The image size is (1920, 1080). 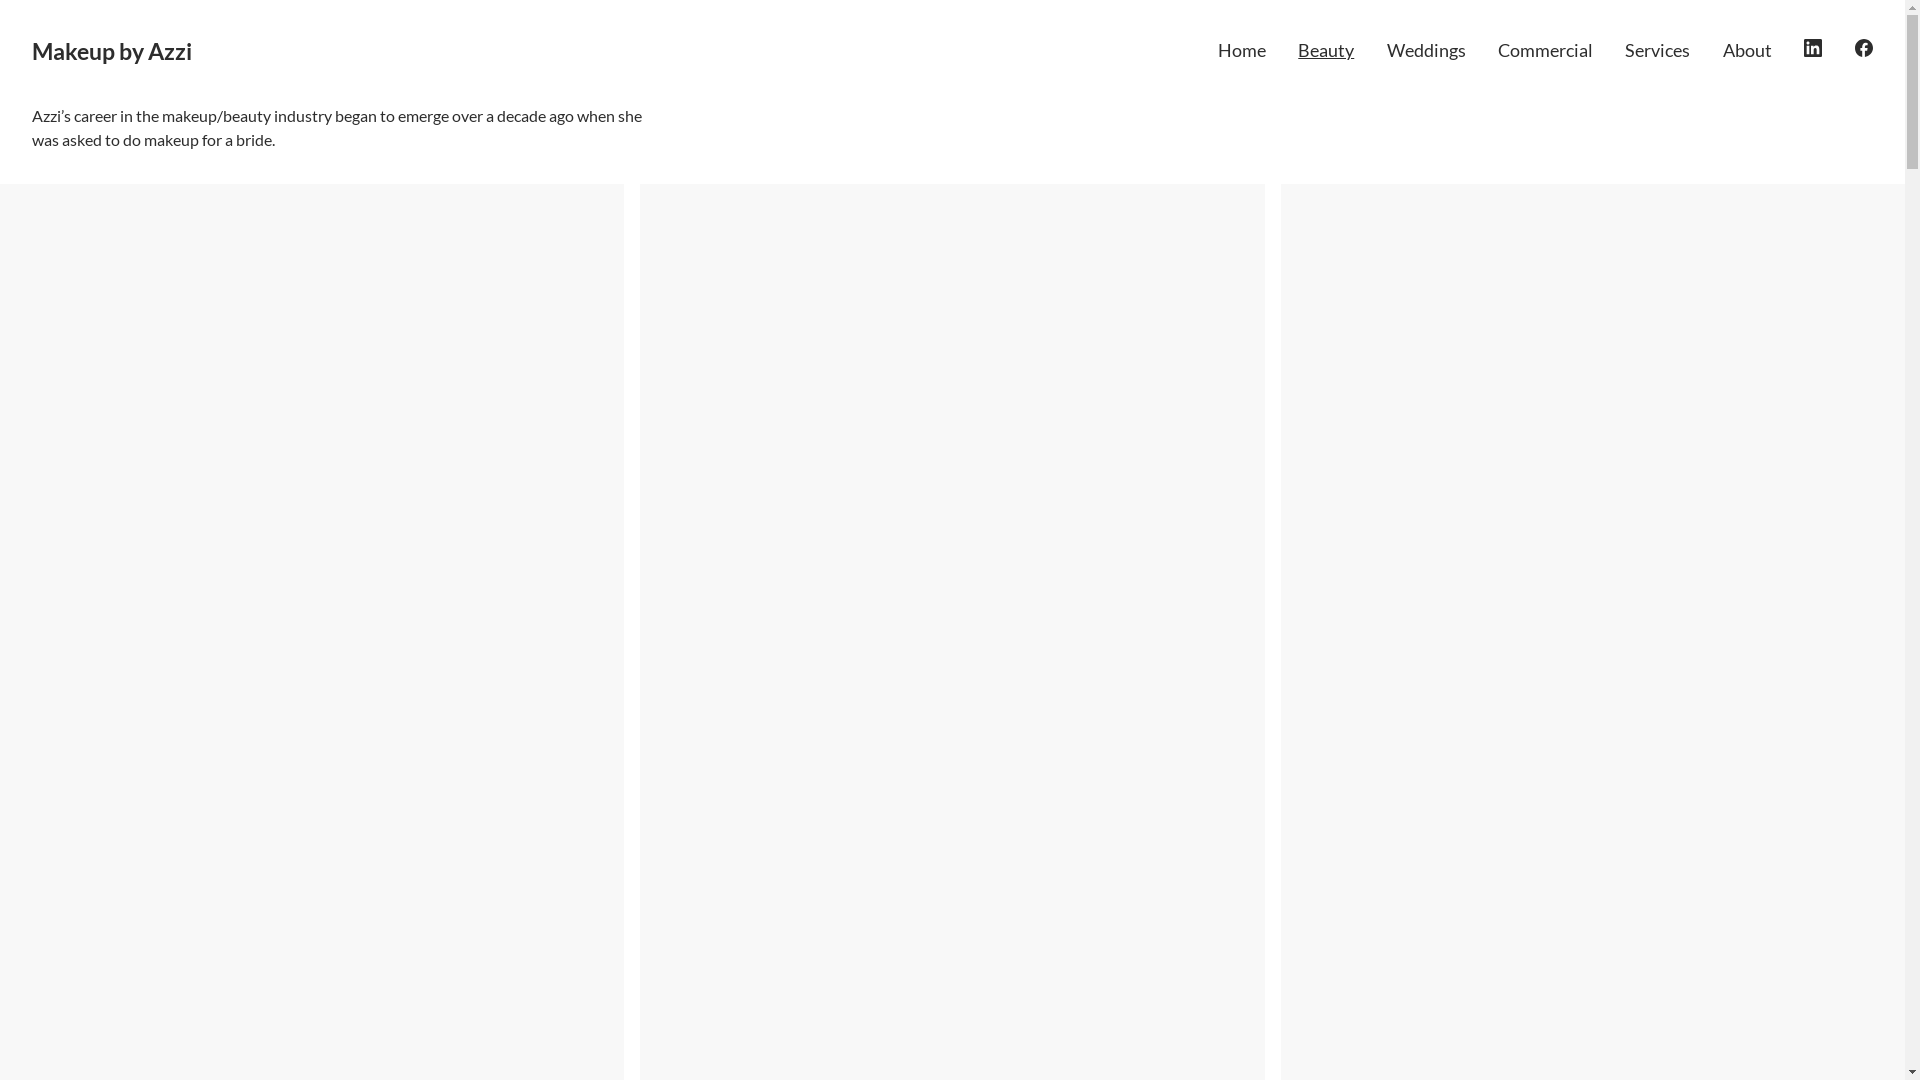 What do you see at coordinates (1241, 49) in the screenshot?
I see `'Home'` at bounding box center [1241, 49].